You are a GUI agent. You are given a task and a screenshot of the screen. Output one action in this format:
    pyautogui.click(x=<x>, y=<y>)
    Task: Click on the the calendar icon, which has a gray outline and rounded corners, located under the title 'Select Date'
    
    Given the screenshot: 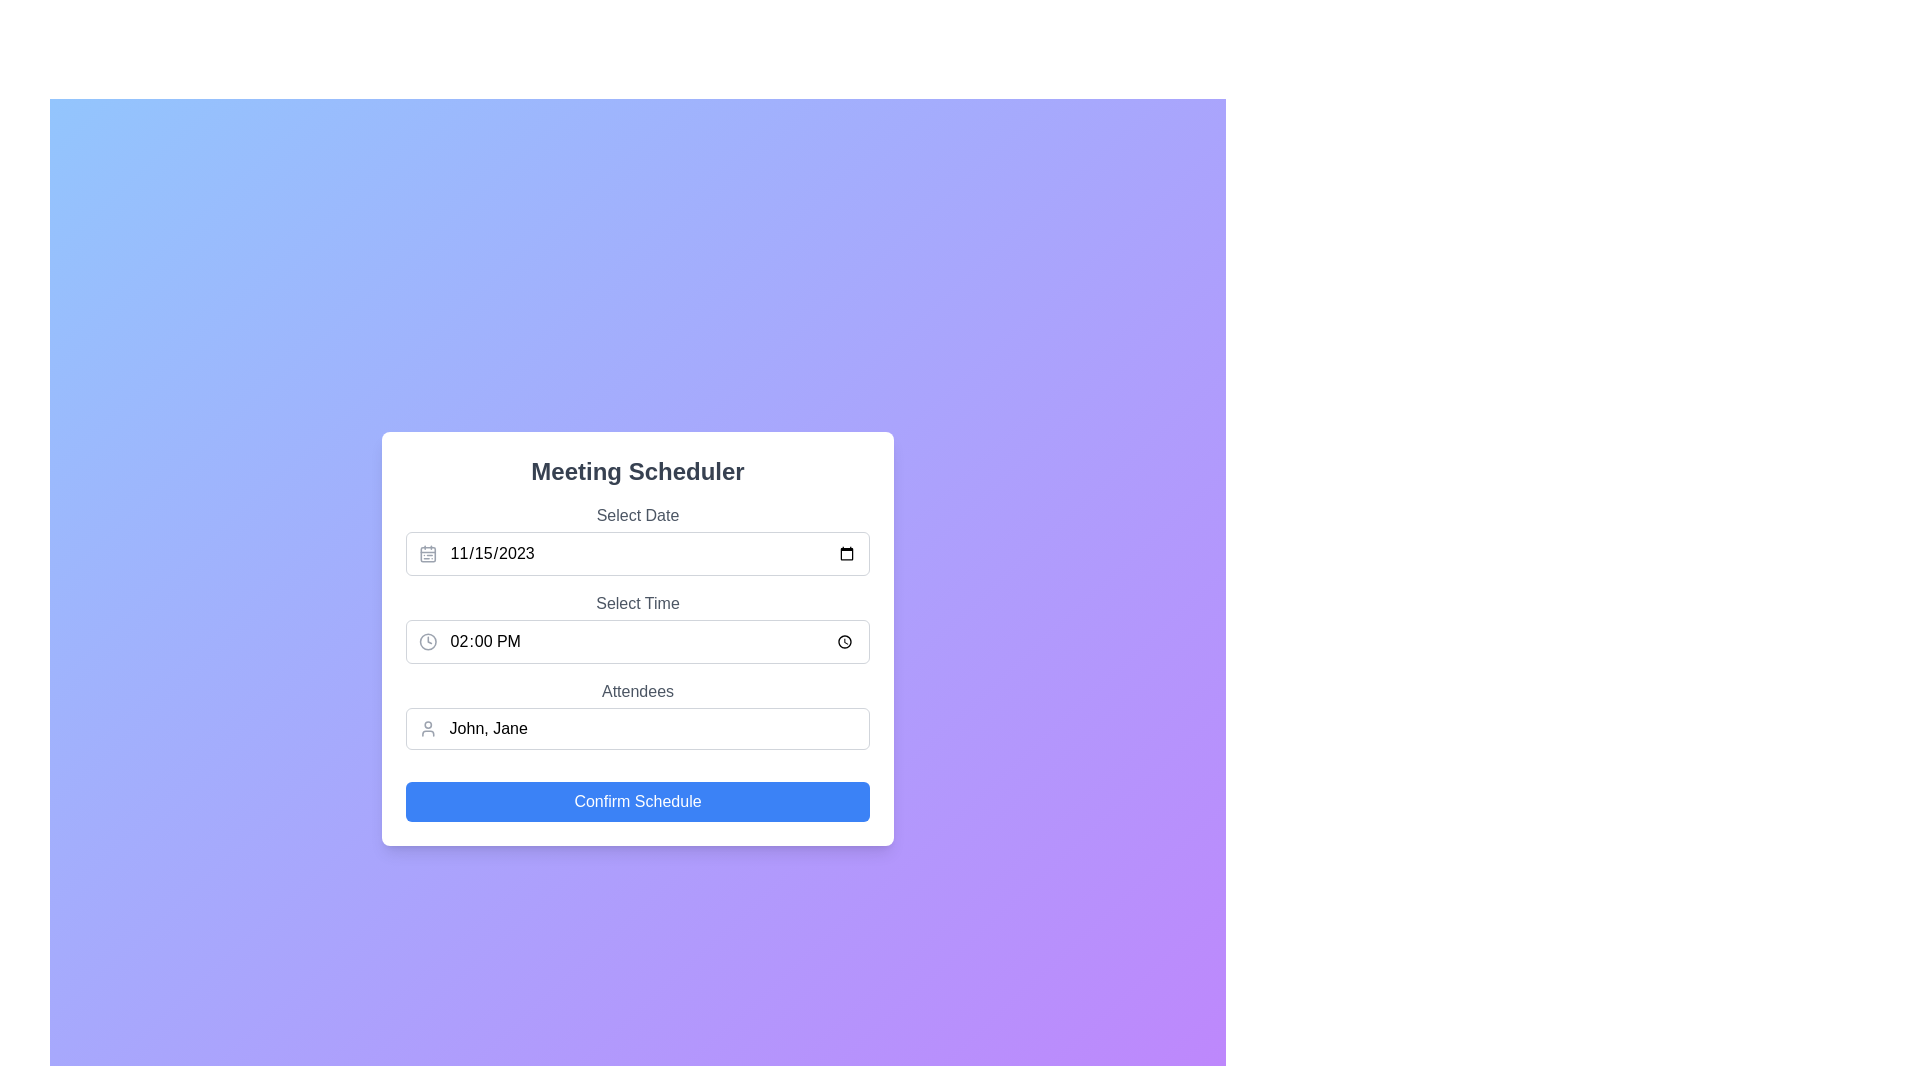 What is the action you would take?
    pyautogui.click(x=426, y=554)
    